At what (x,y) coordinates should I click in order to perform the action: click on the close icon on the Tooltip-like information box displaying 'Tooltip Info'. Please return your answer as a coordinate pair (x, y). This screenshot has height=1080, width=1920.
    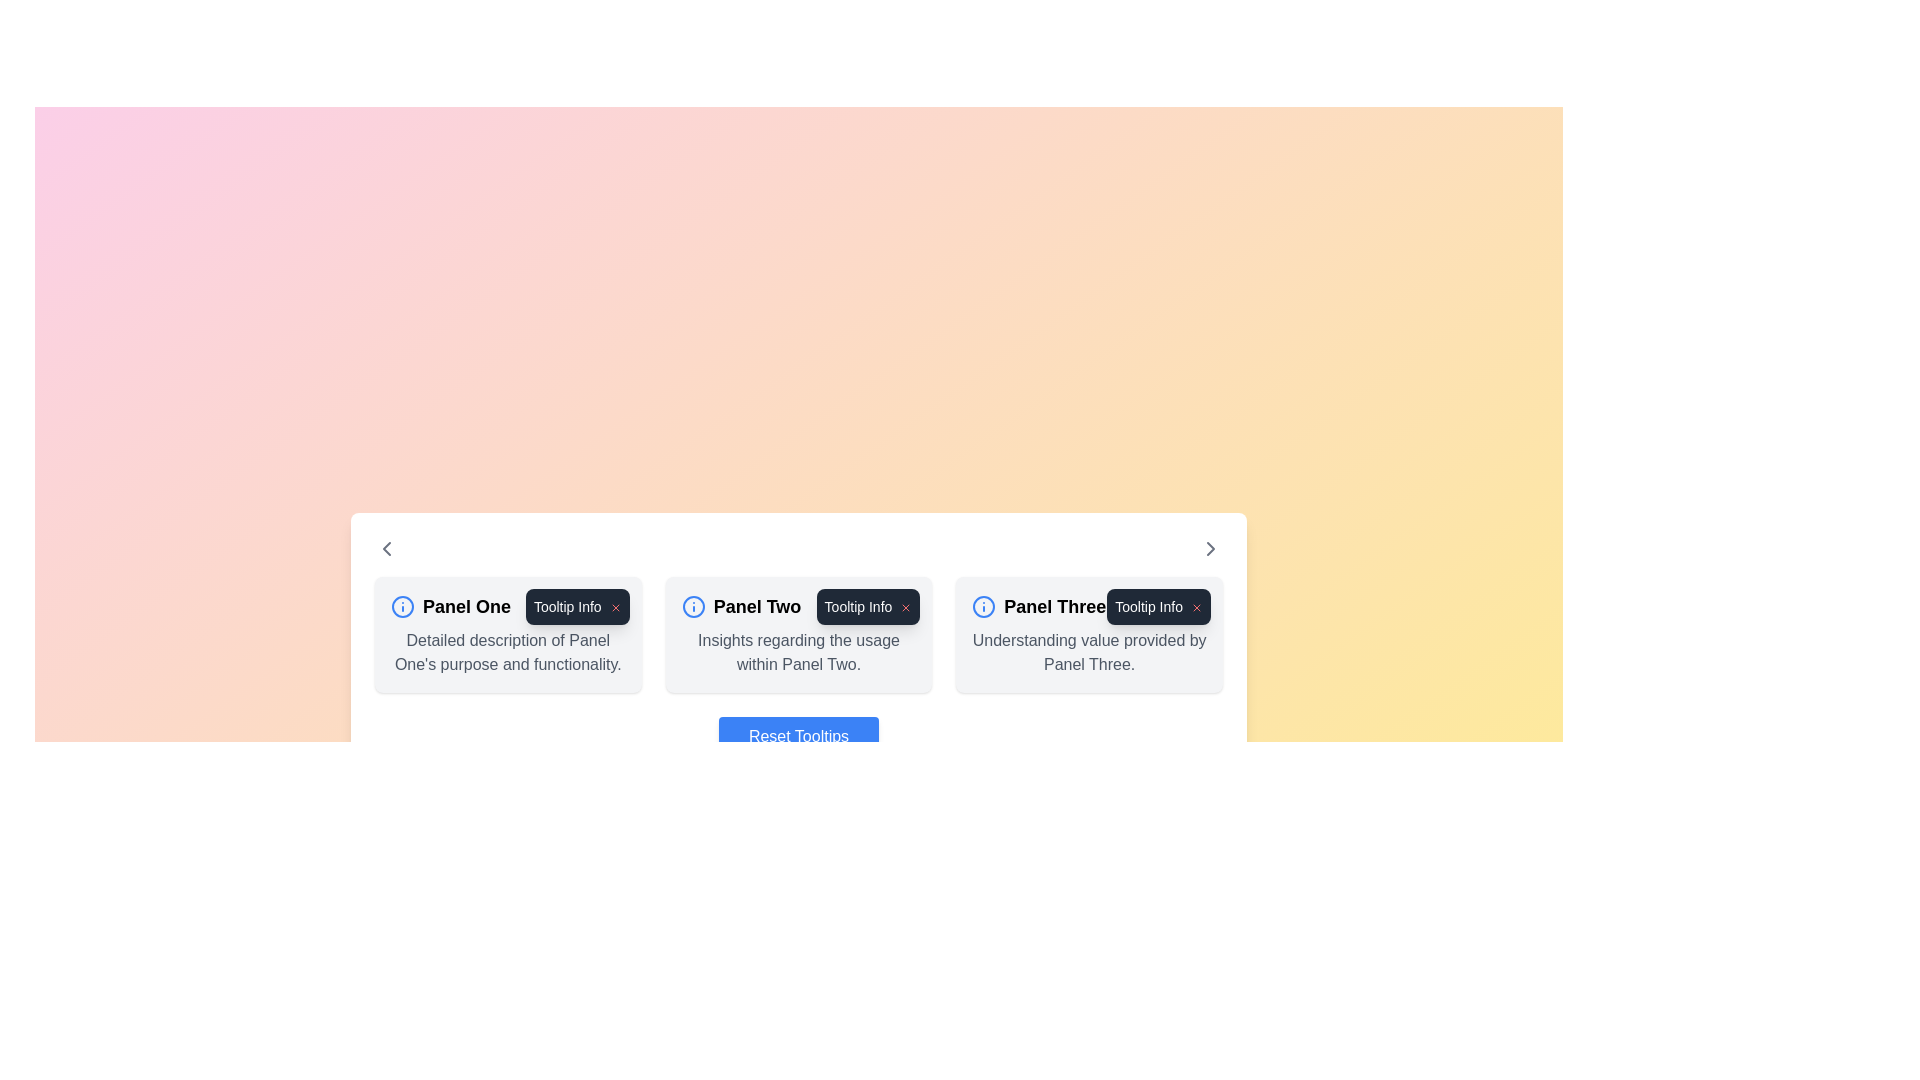
    Looking at the image, I should click on (1159, 605).